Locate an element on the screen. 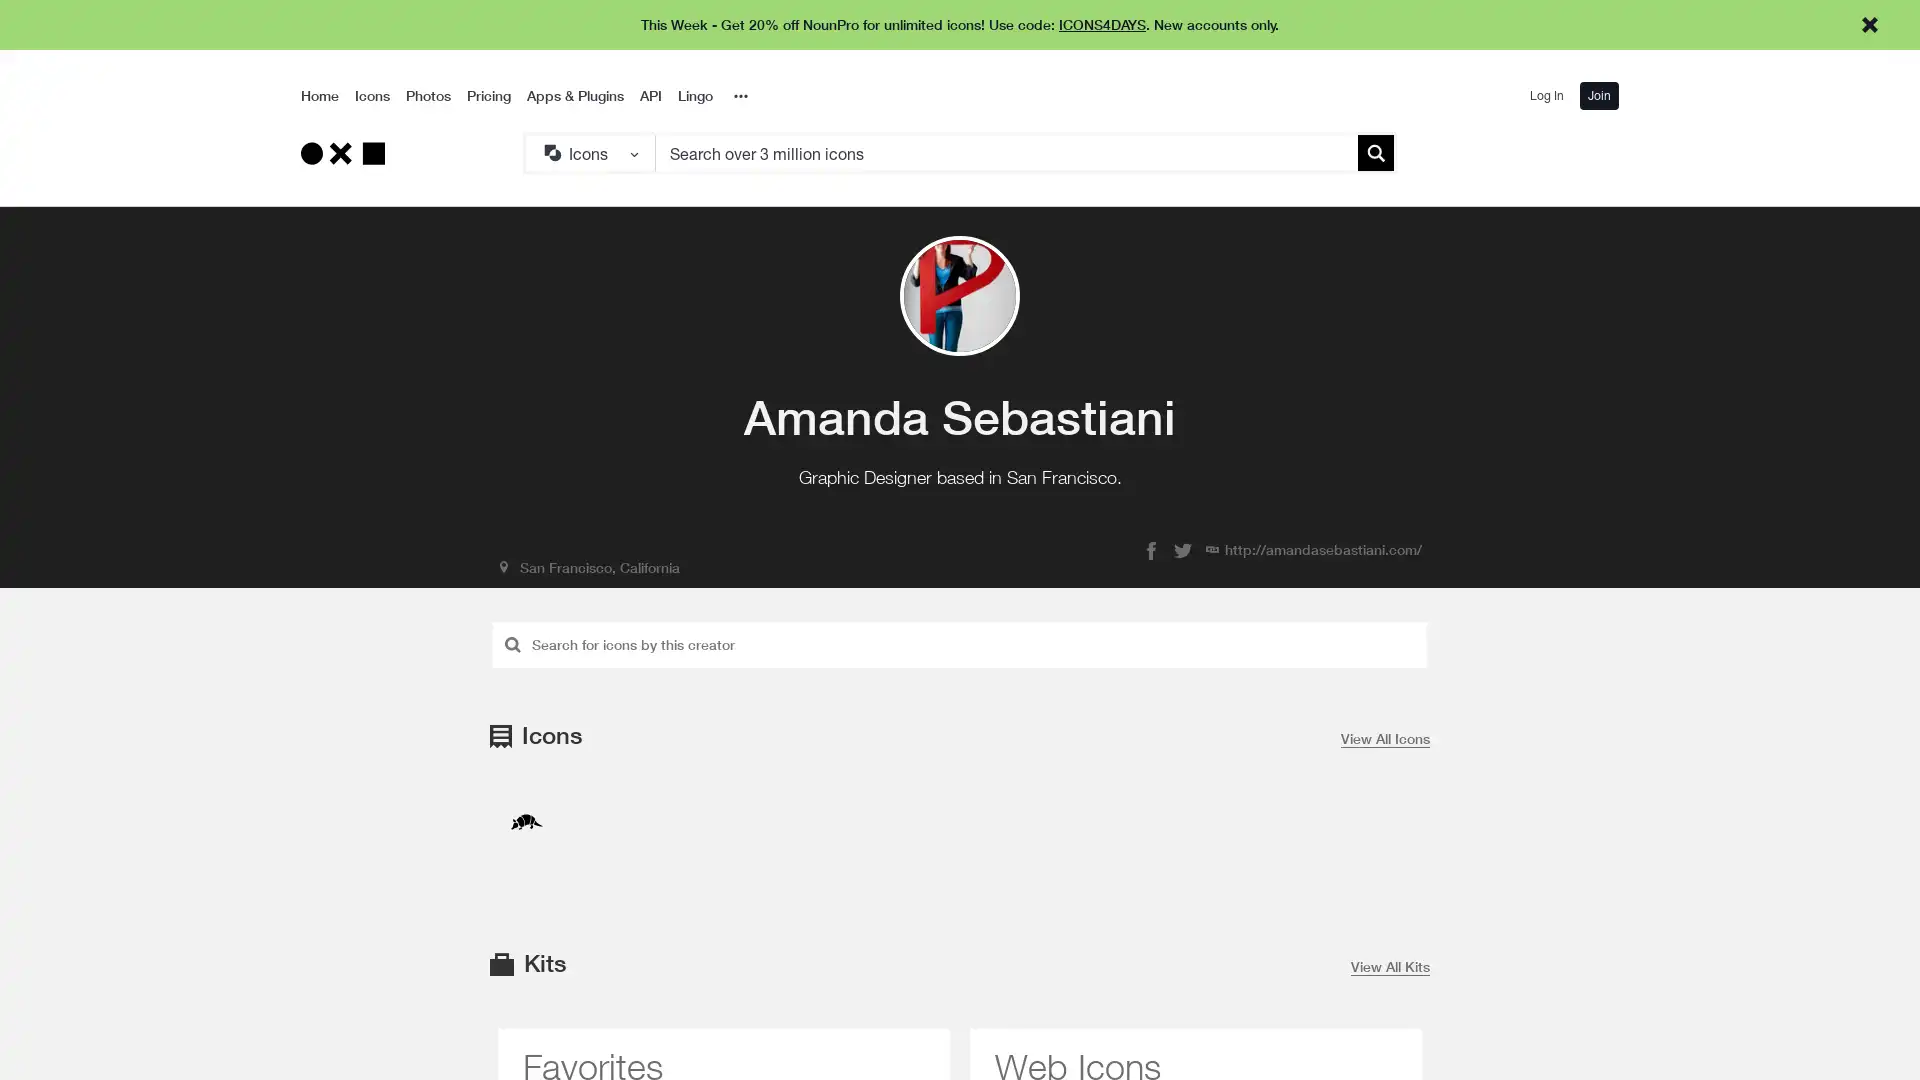 The width and height of the screenshot is (1920, 1080). Submit search term is located at coordinates (1373, 152).